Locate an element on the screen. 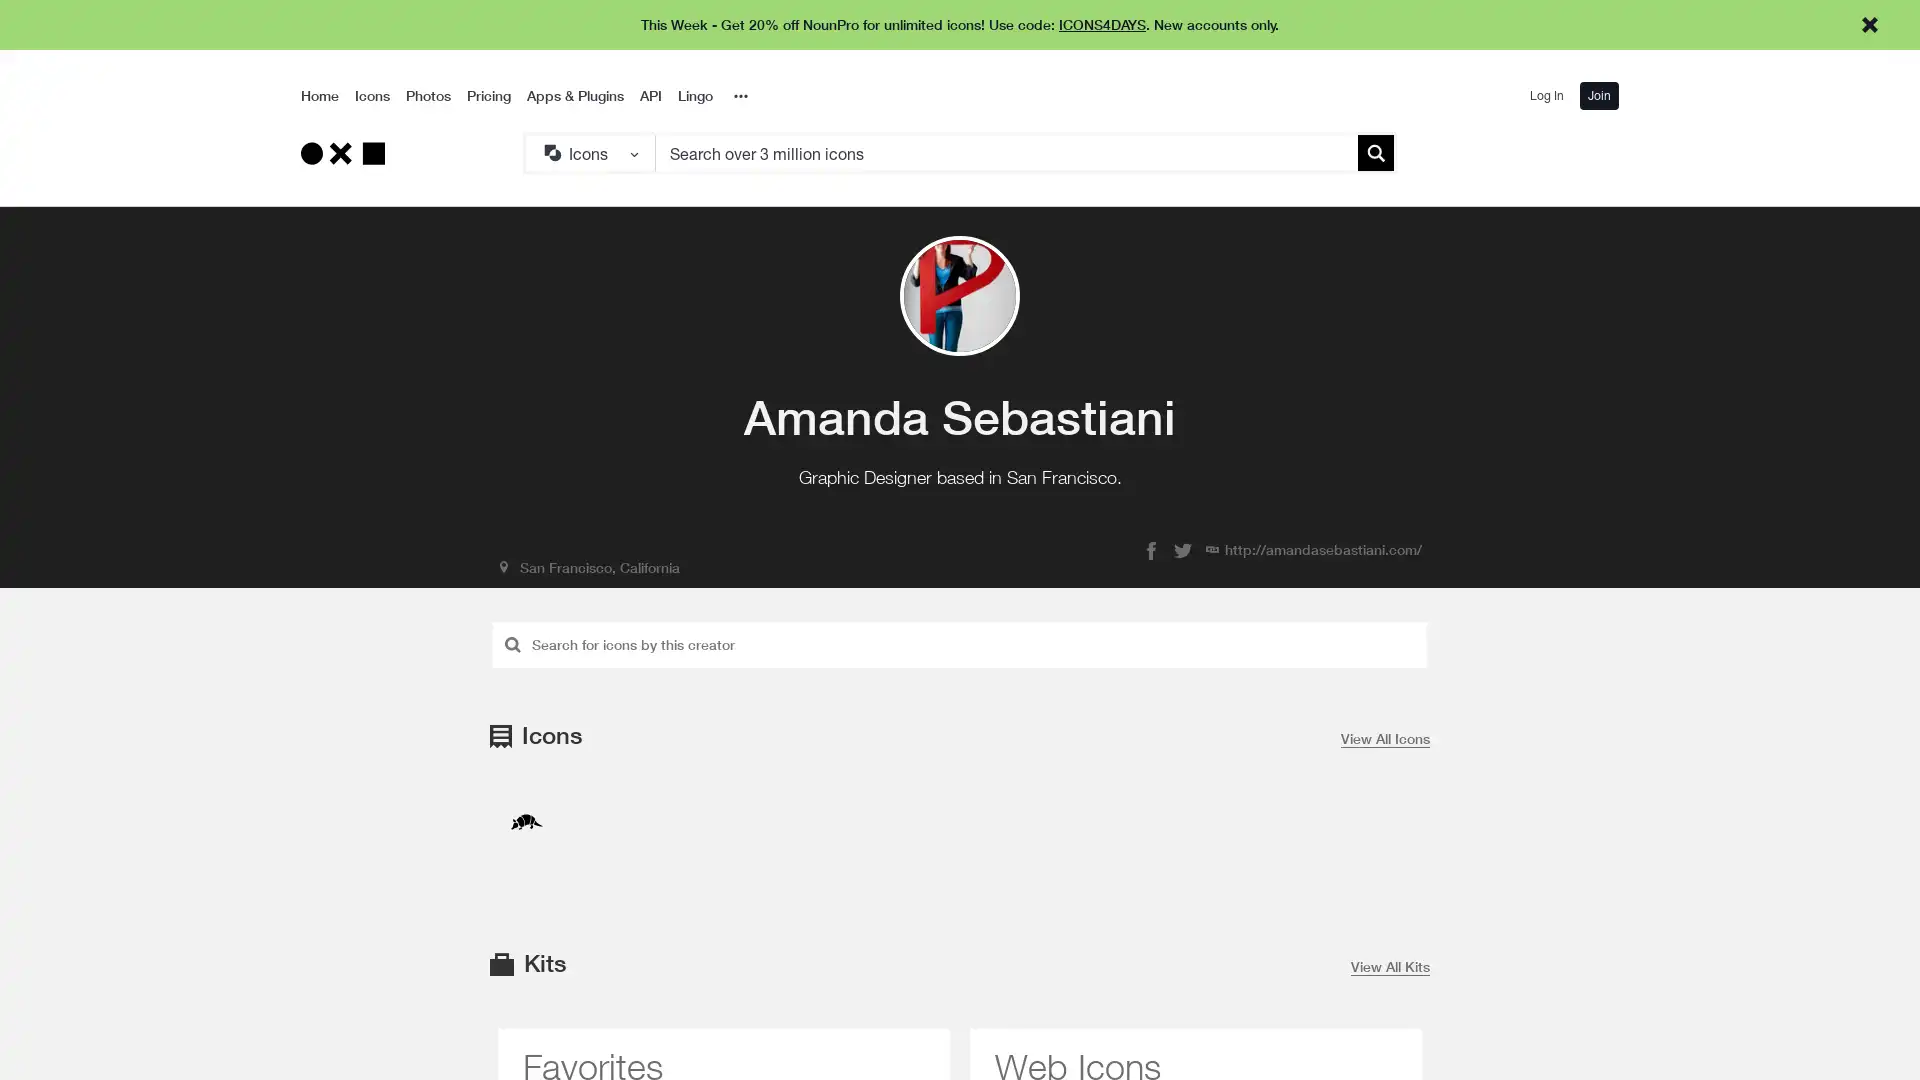 The width and height of the screenshot is (1920, 1080). Submit search term is located at coordinates (1373, 152).